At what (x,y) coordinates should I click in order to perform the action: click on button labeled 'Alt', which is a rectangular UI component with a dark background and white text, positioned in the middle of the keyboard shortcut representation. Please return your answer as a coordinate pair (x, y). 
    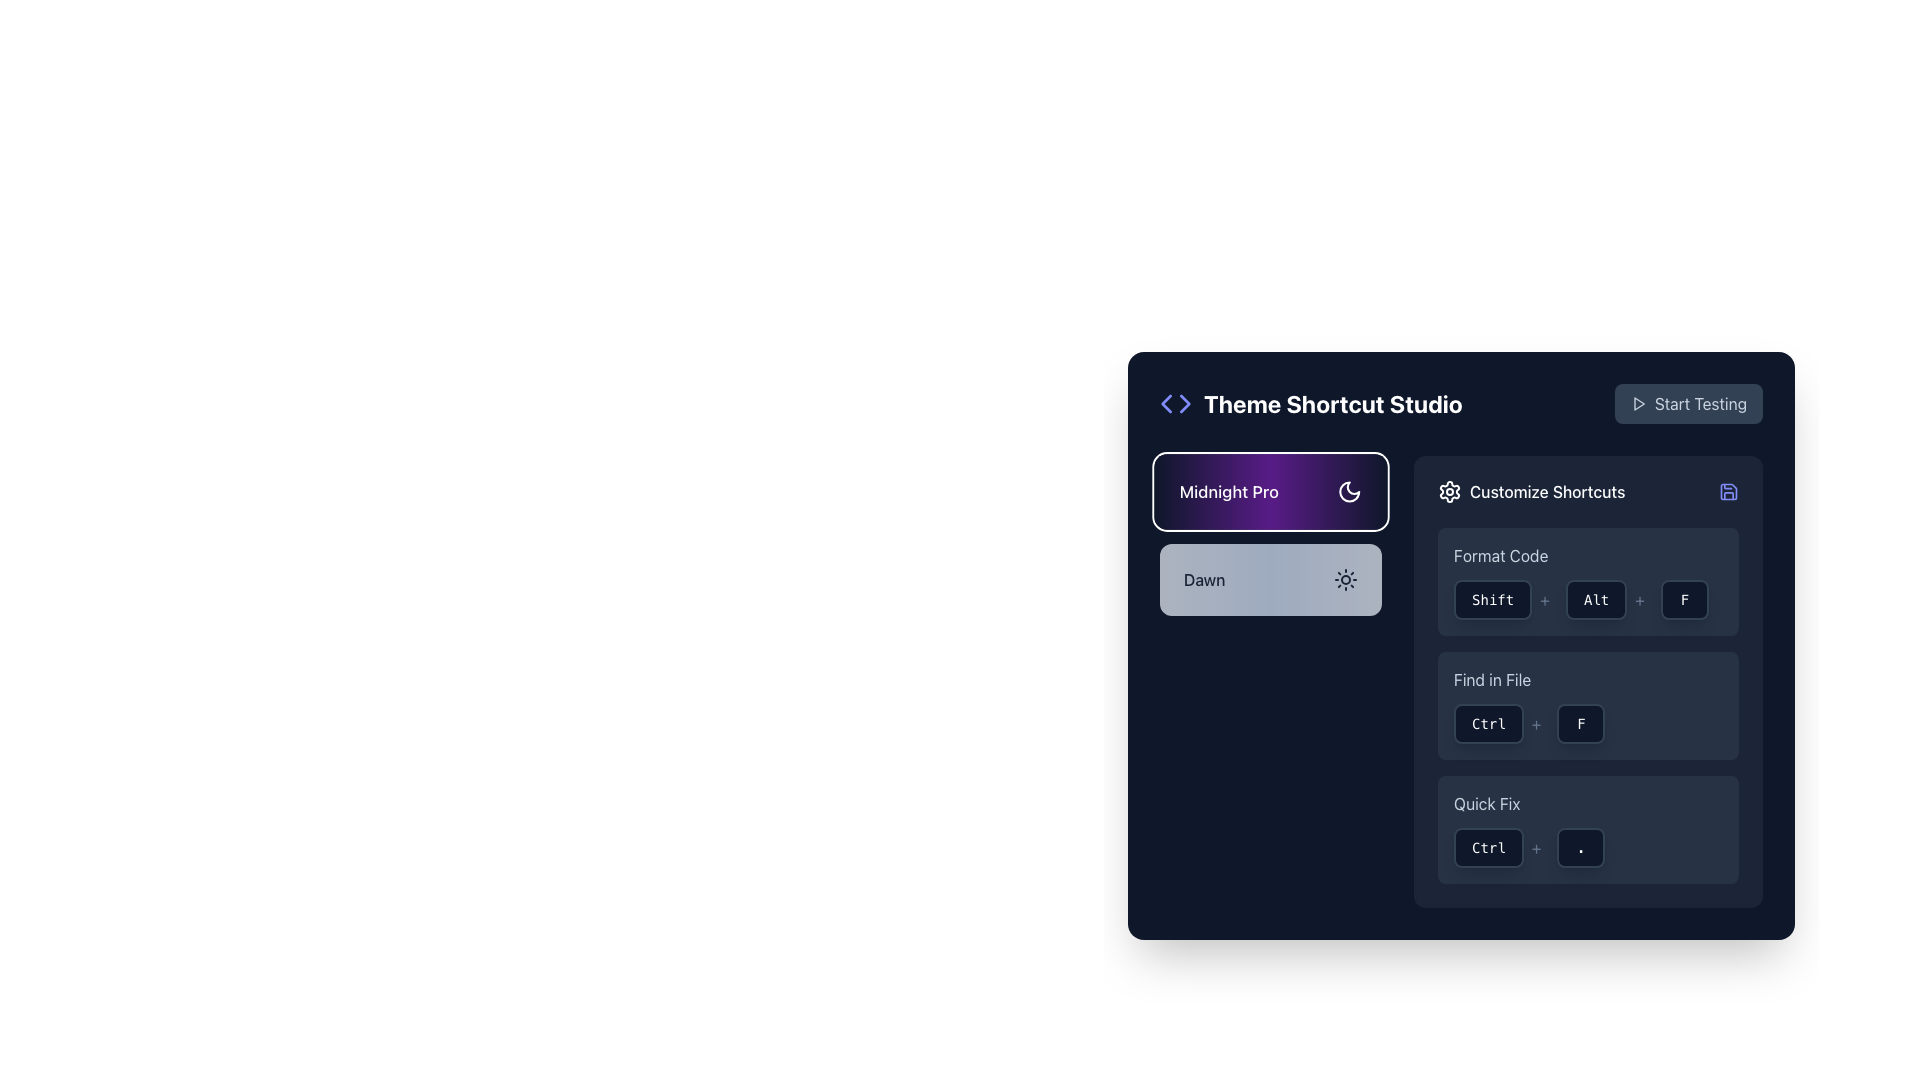
    Looking at the image, I should click on (1587, 582).